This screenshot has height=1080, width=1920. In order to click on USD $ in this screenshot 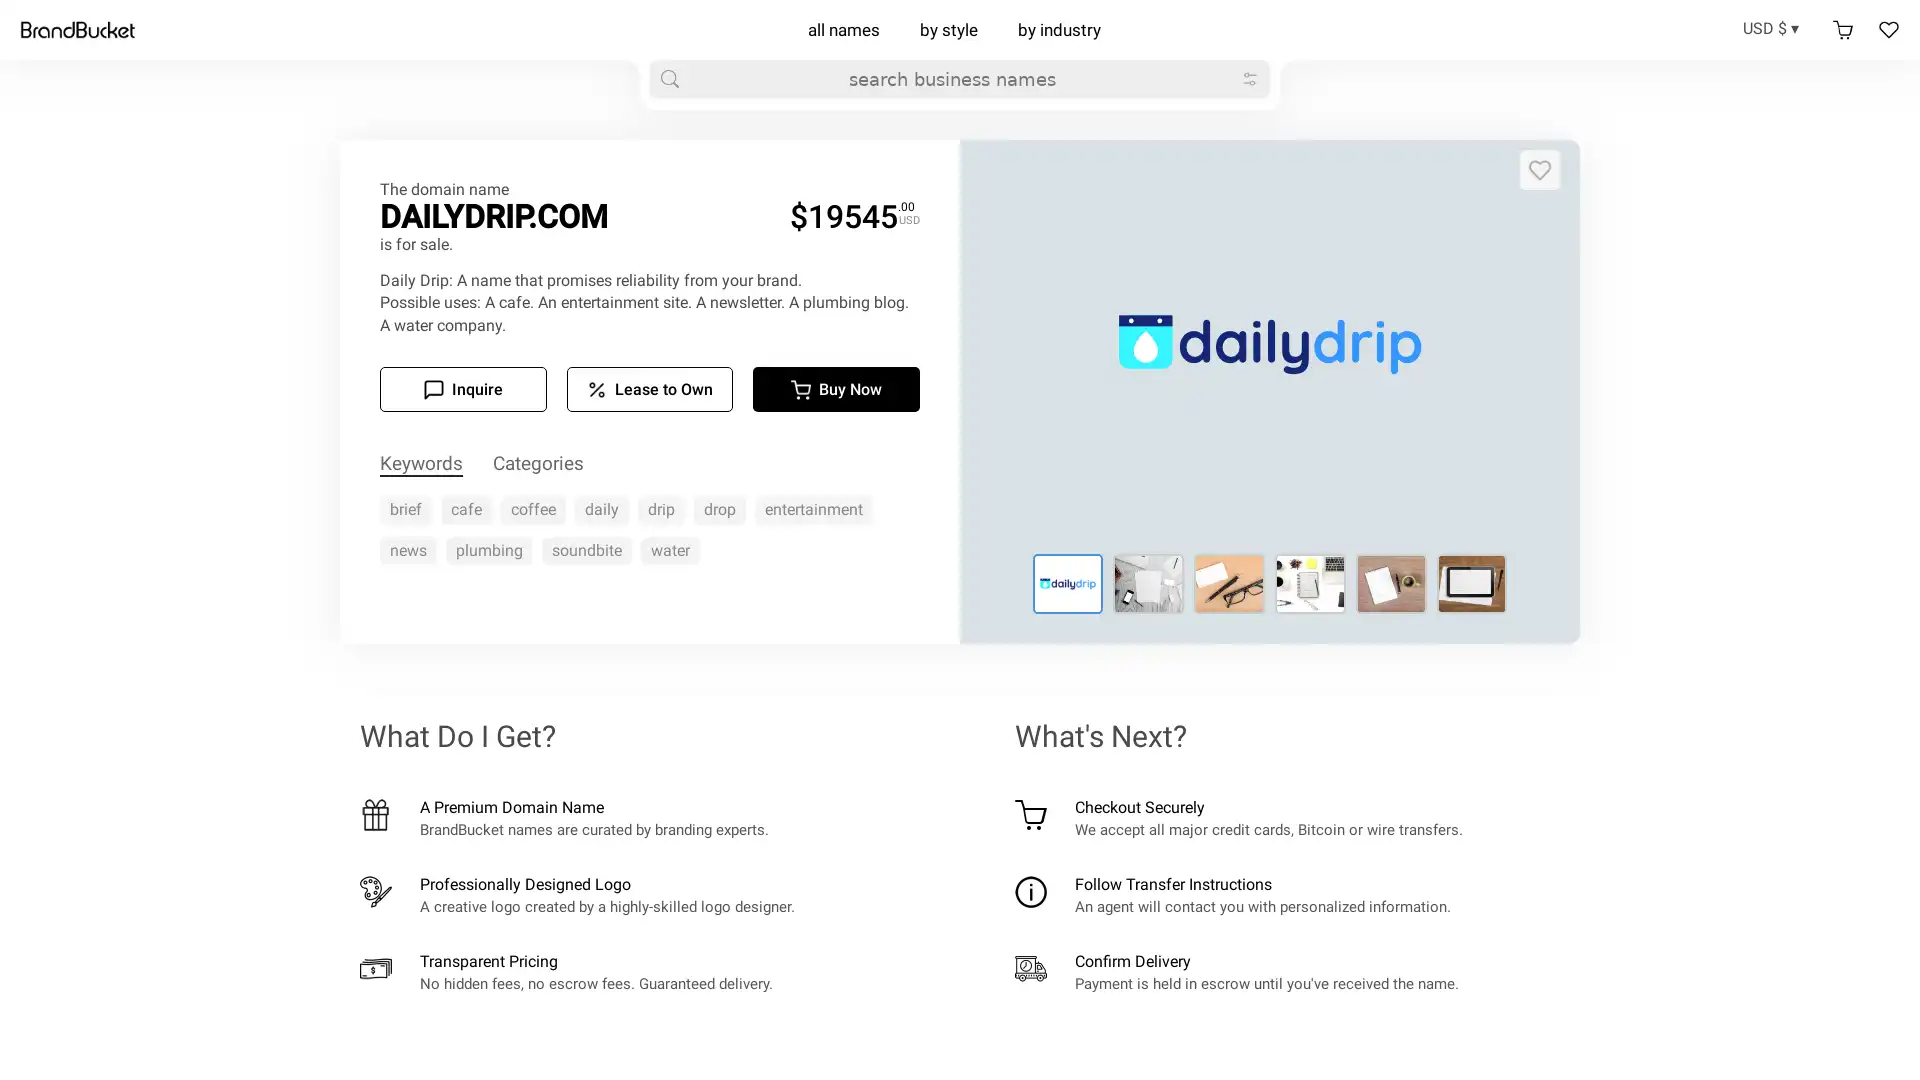, I will do `click(1777, 27)`.